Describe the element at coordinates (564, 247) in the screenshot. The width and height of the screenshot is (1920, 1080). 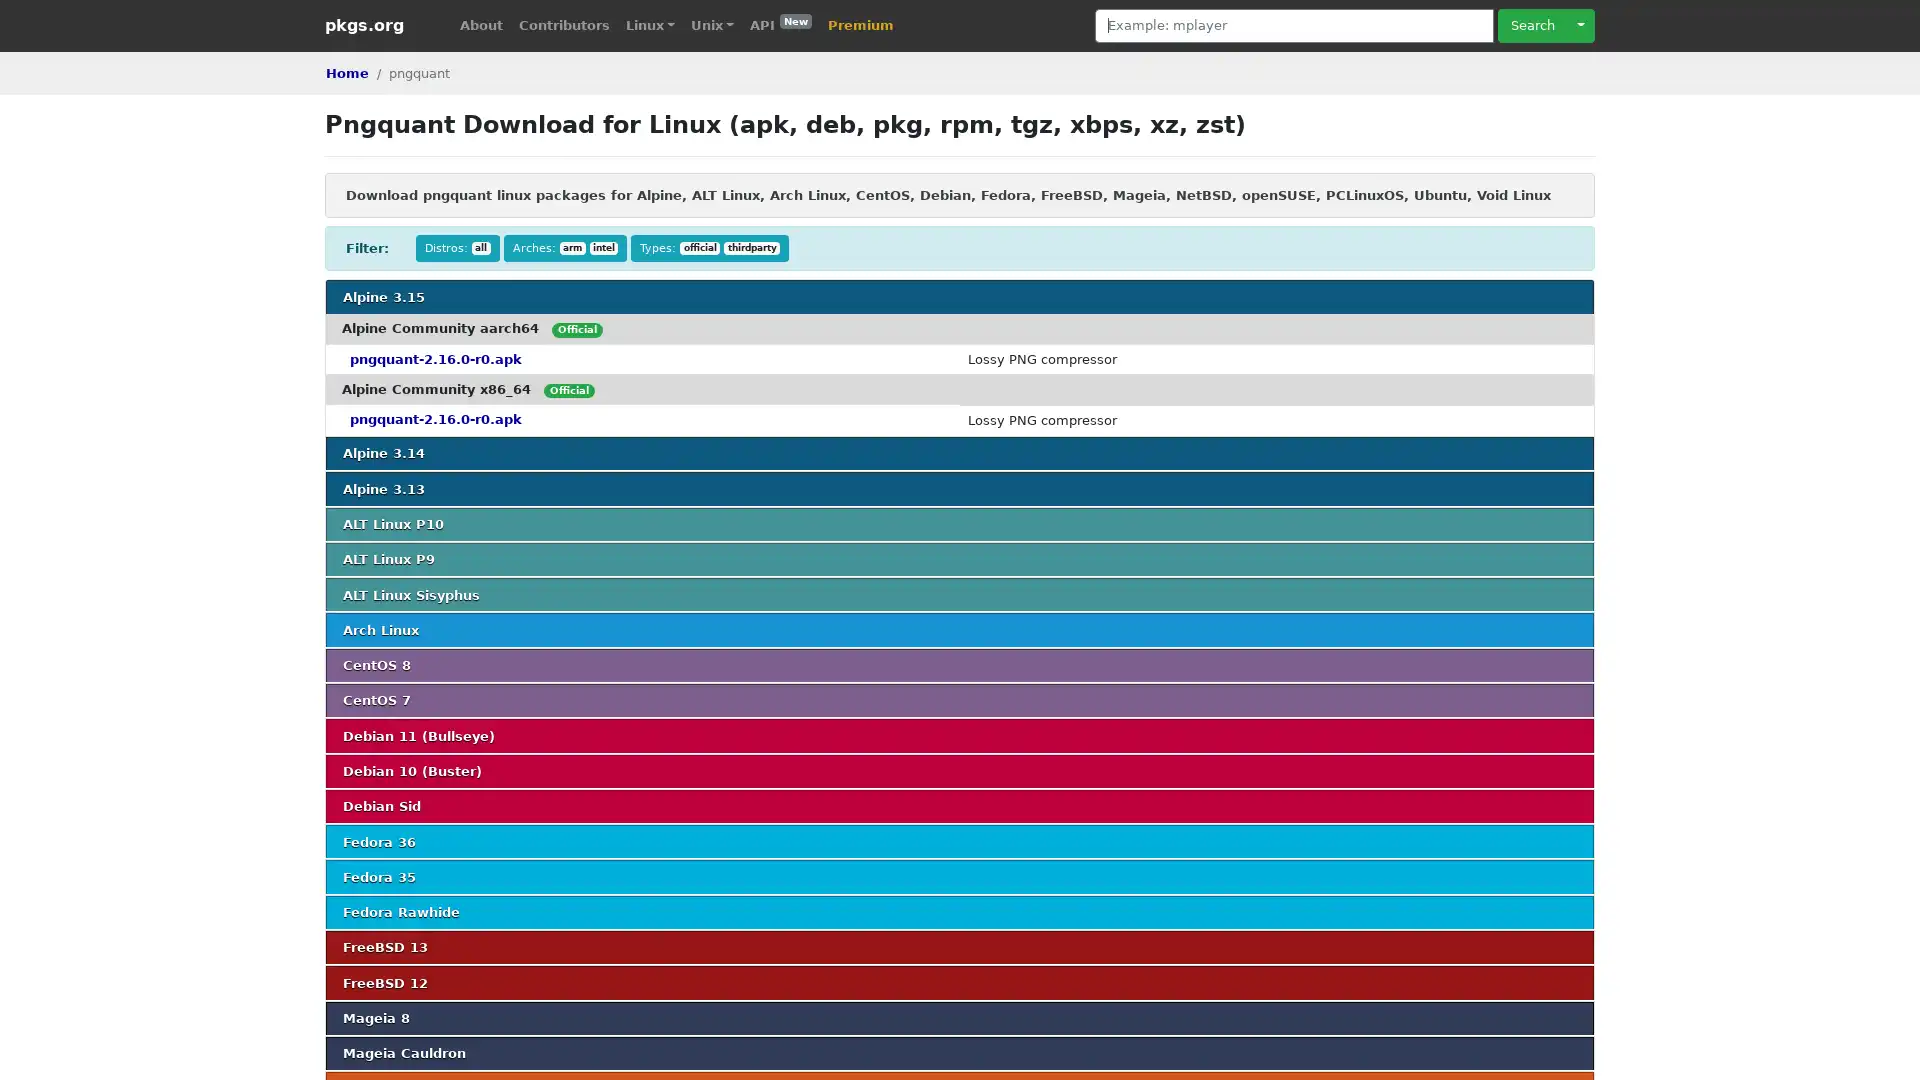
I see `Arches: armintel` at that location.